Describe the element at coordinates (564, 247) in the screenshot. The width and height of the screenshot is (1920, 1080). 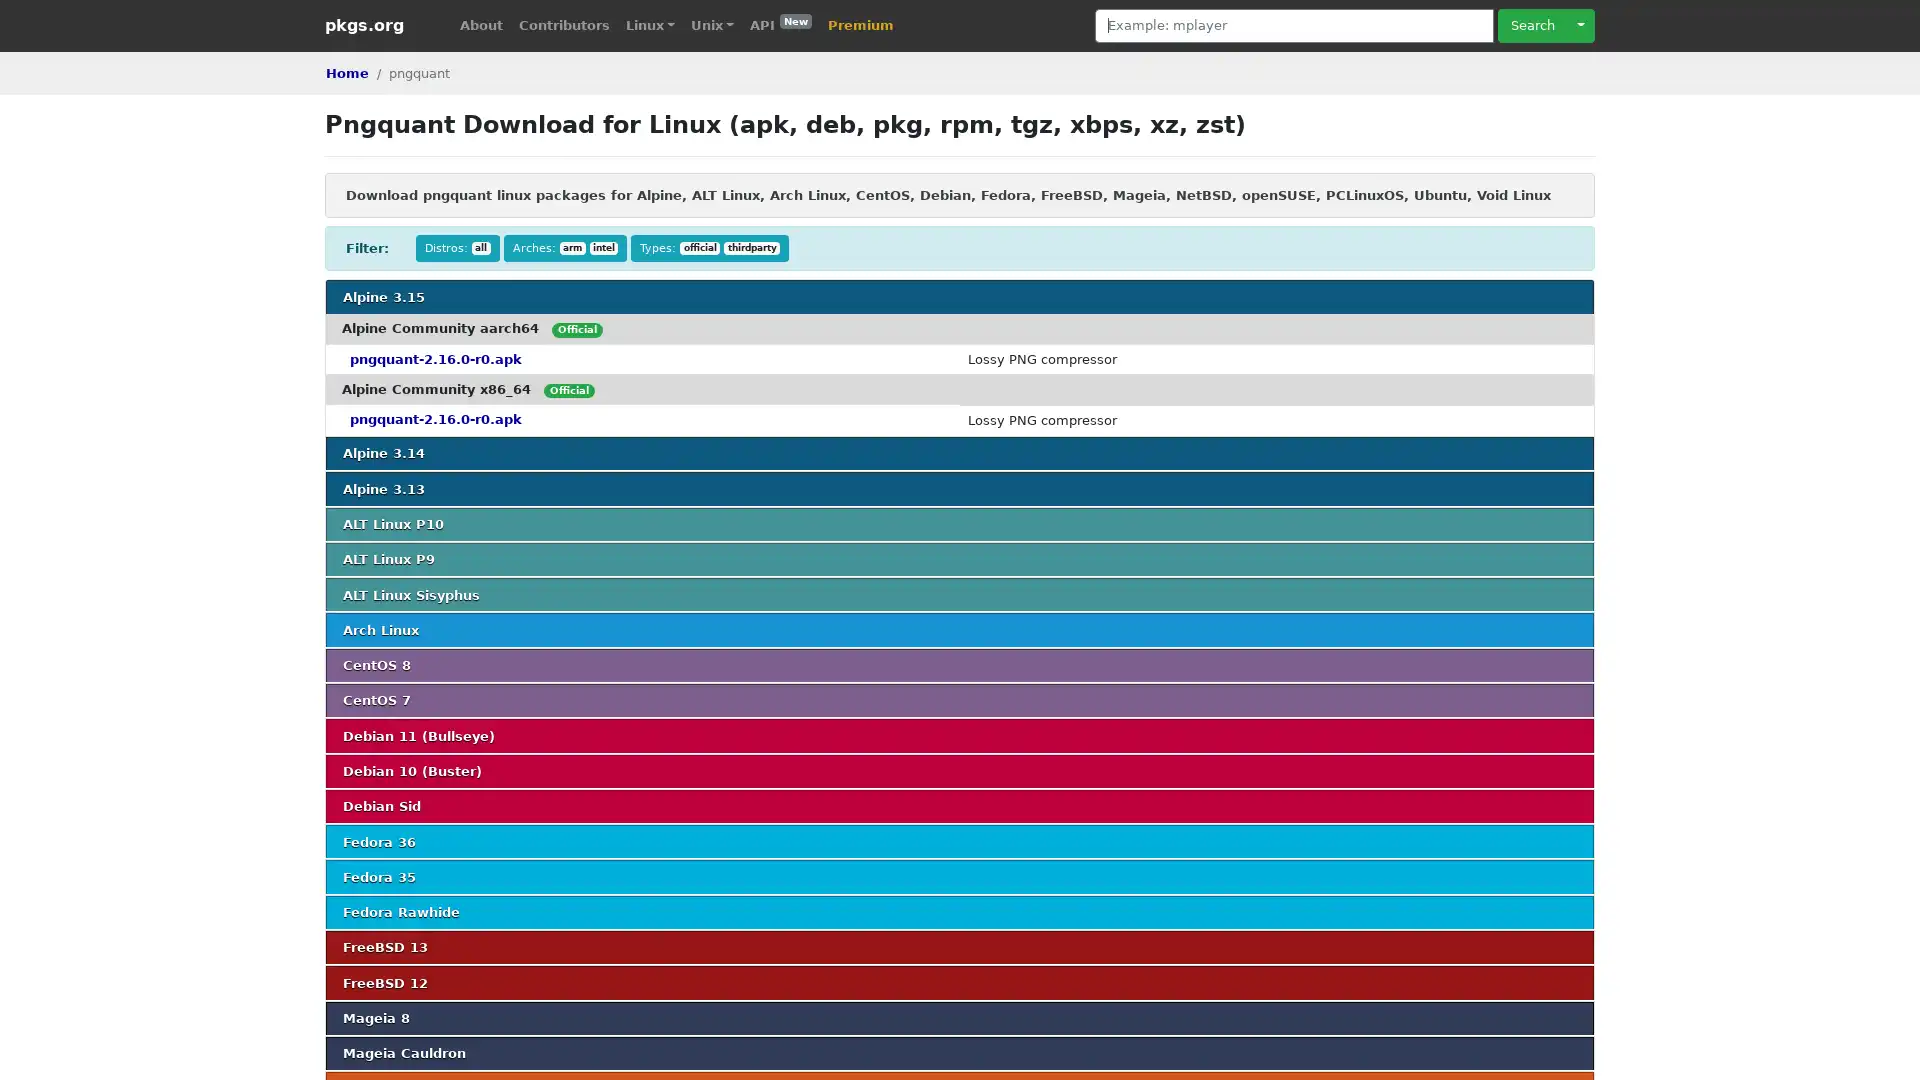
I see `Arches: armintel` at that location.